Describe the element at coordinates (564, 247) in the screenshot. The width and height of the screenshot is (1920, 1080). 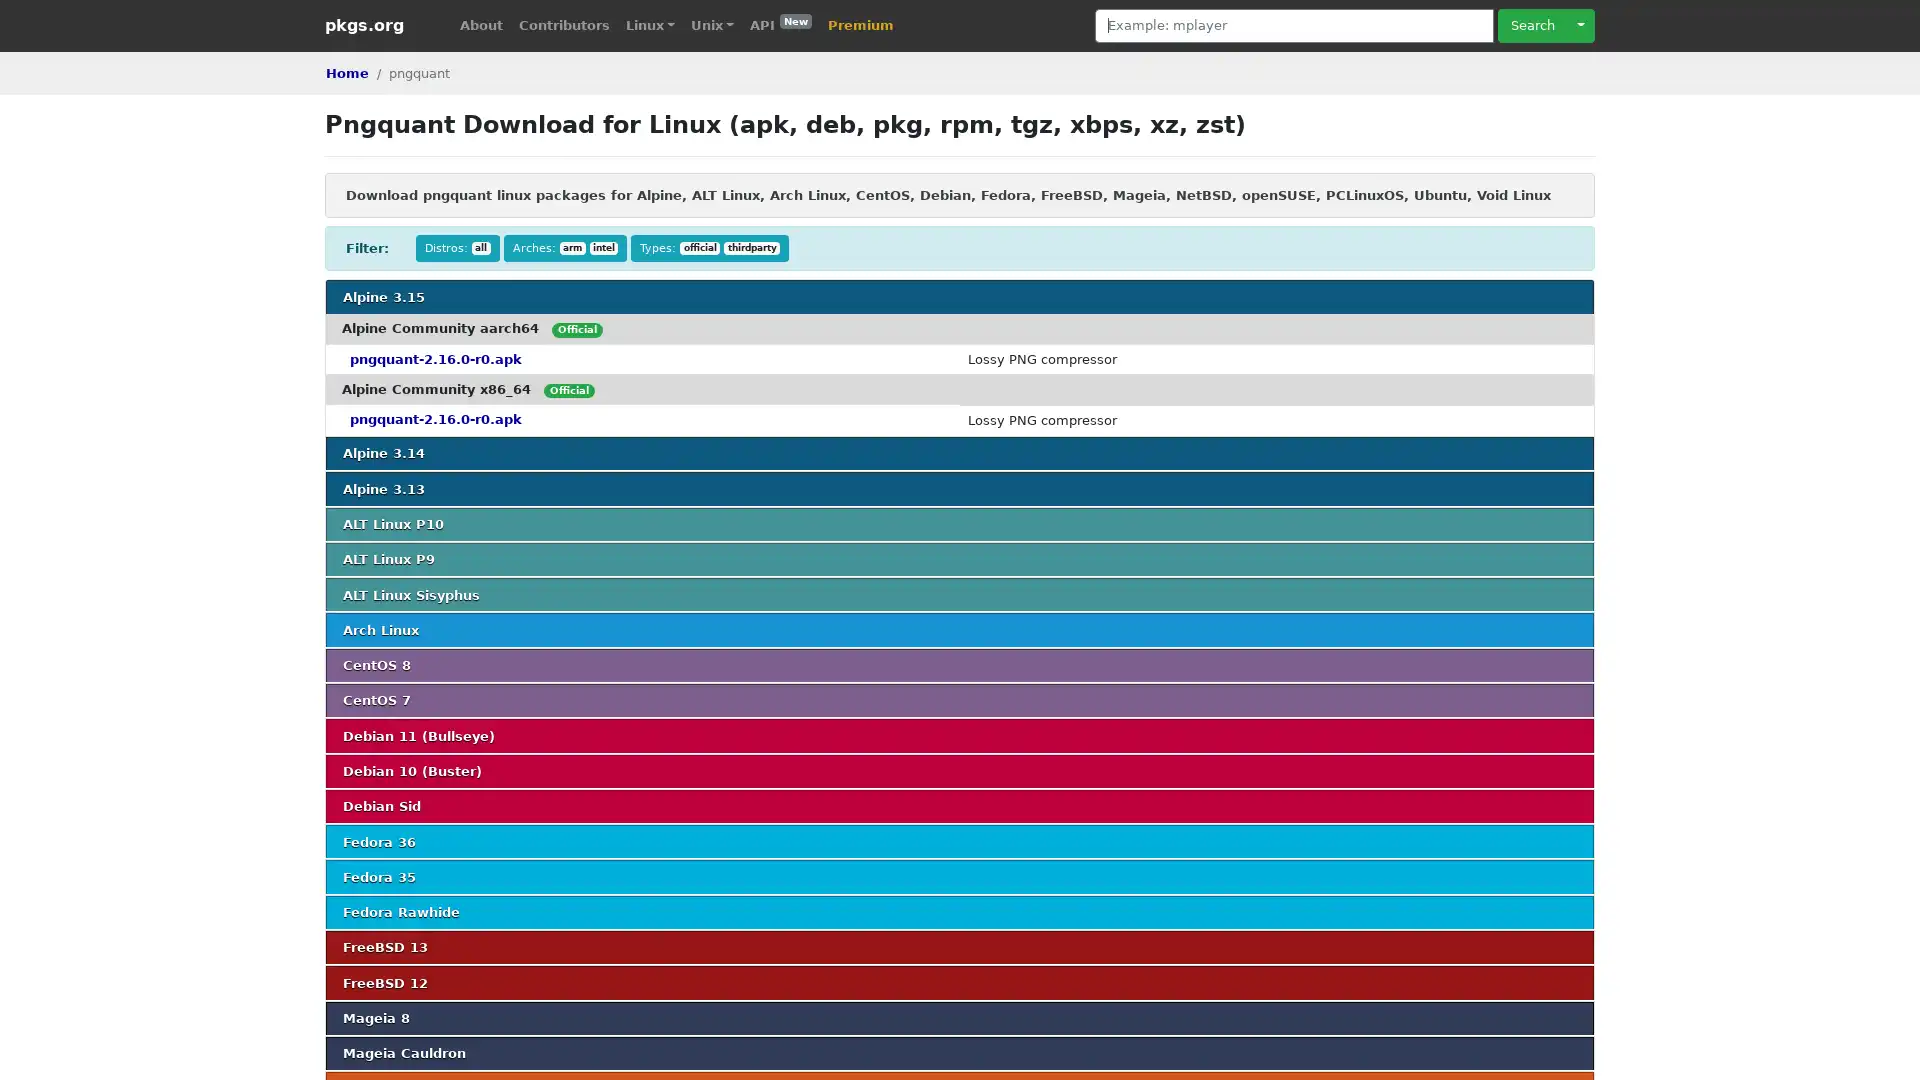
I see `Arches: armintel` at that location.